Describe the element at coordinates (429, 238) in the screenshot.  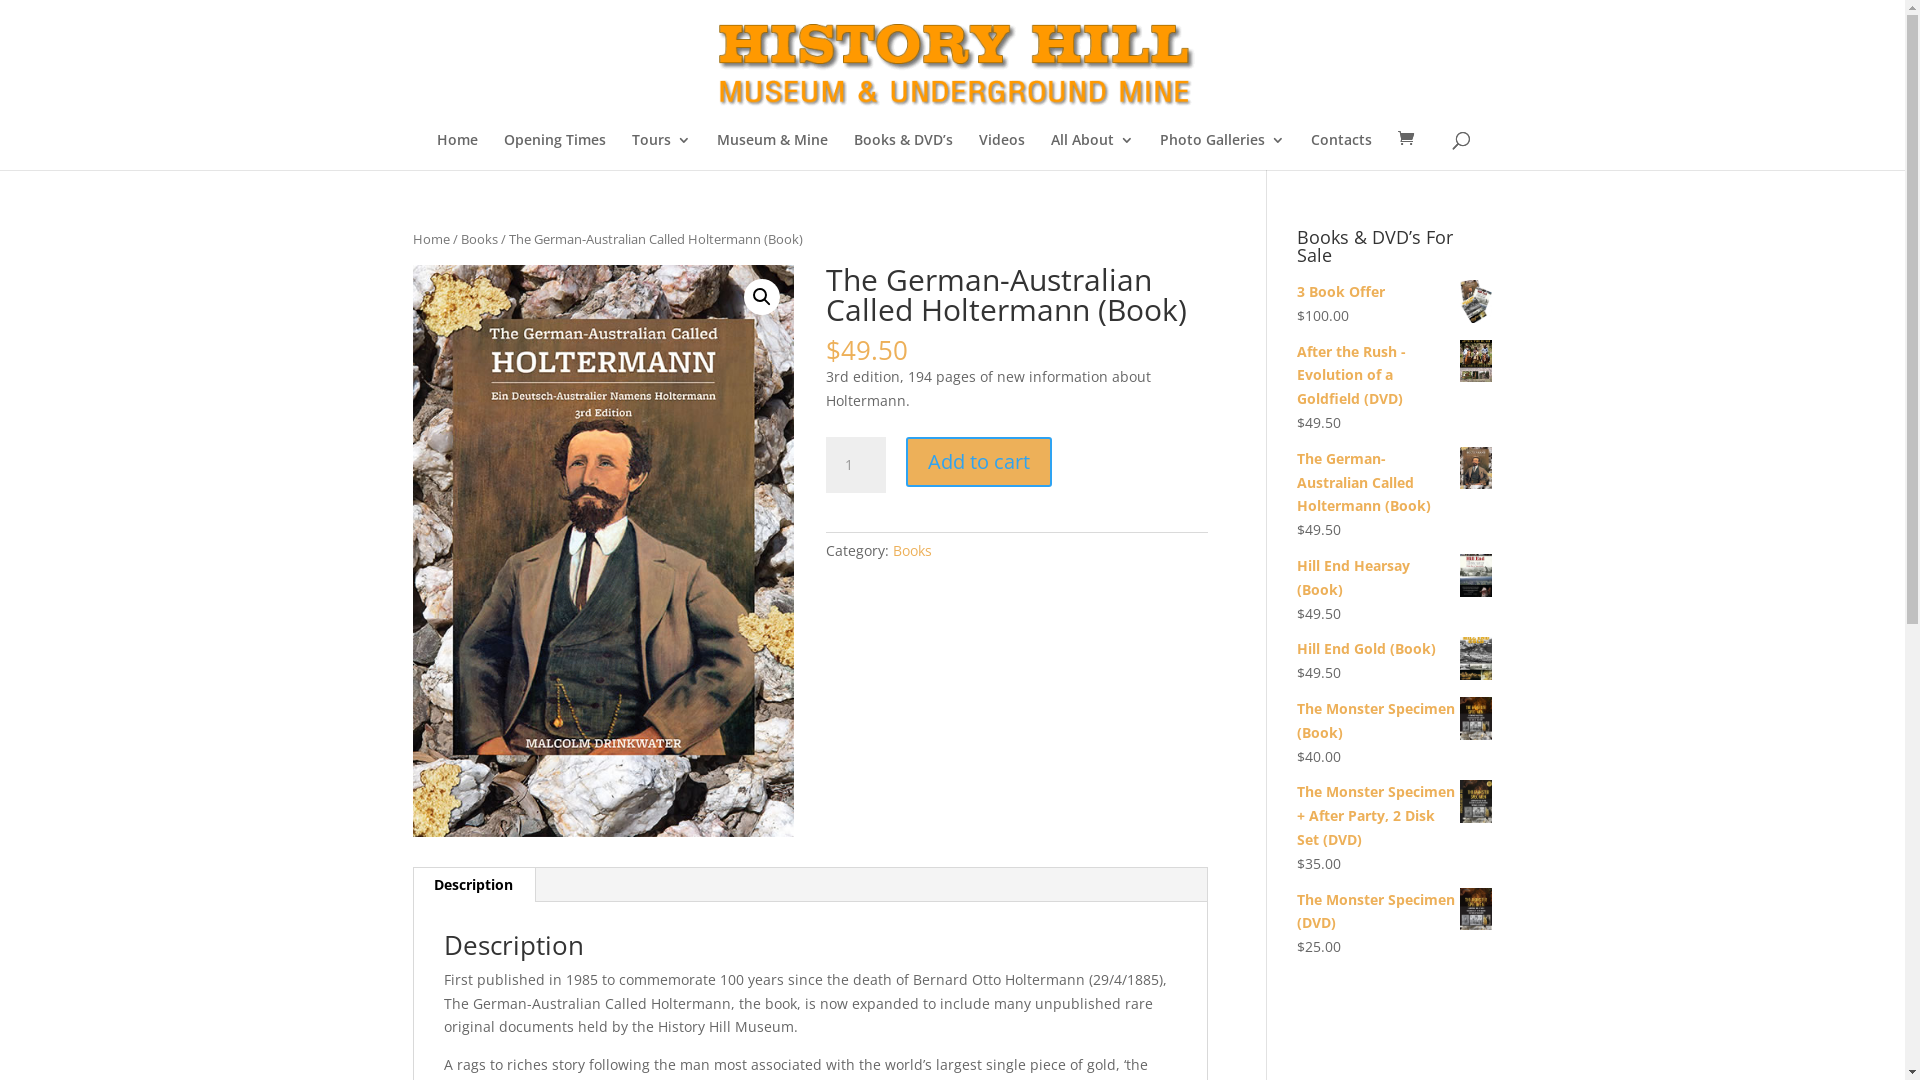
I see `'Home'` at that location.